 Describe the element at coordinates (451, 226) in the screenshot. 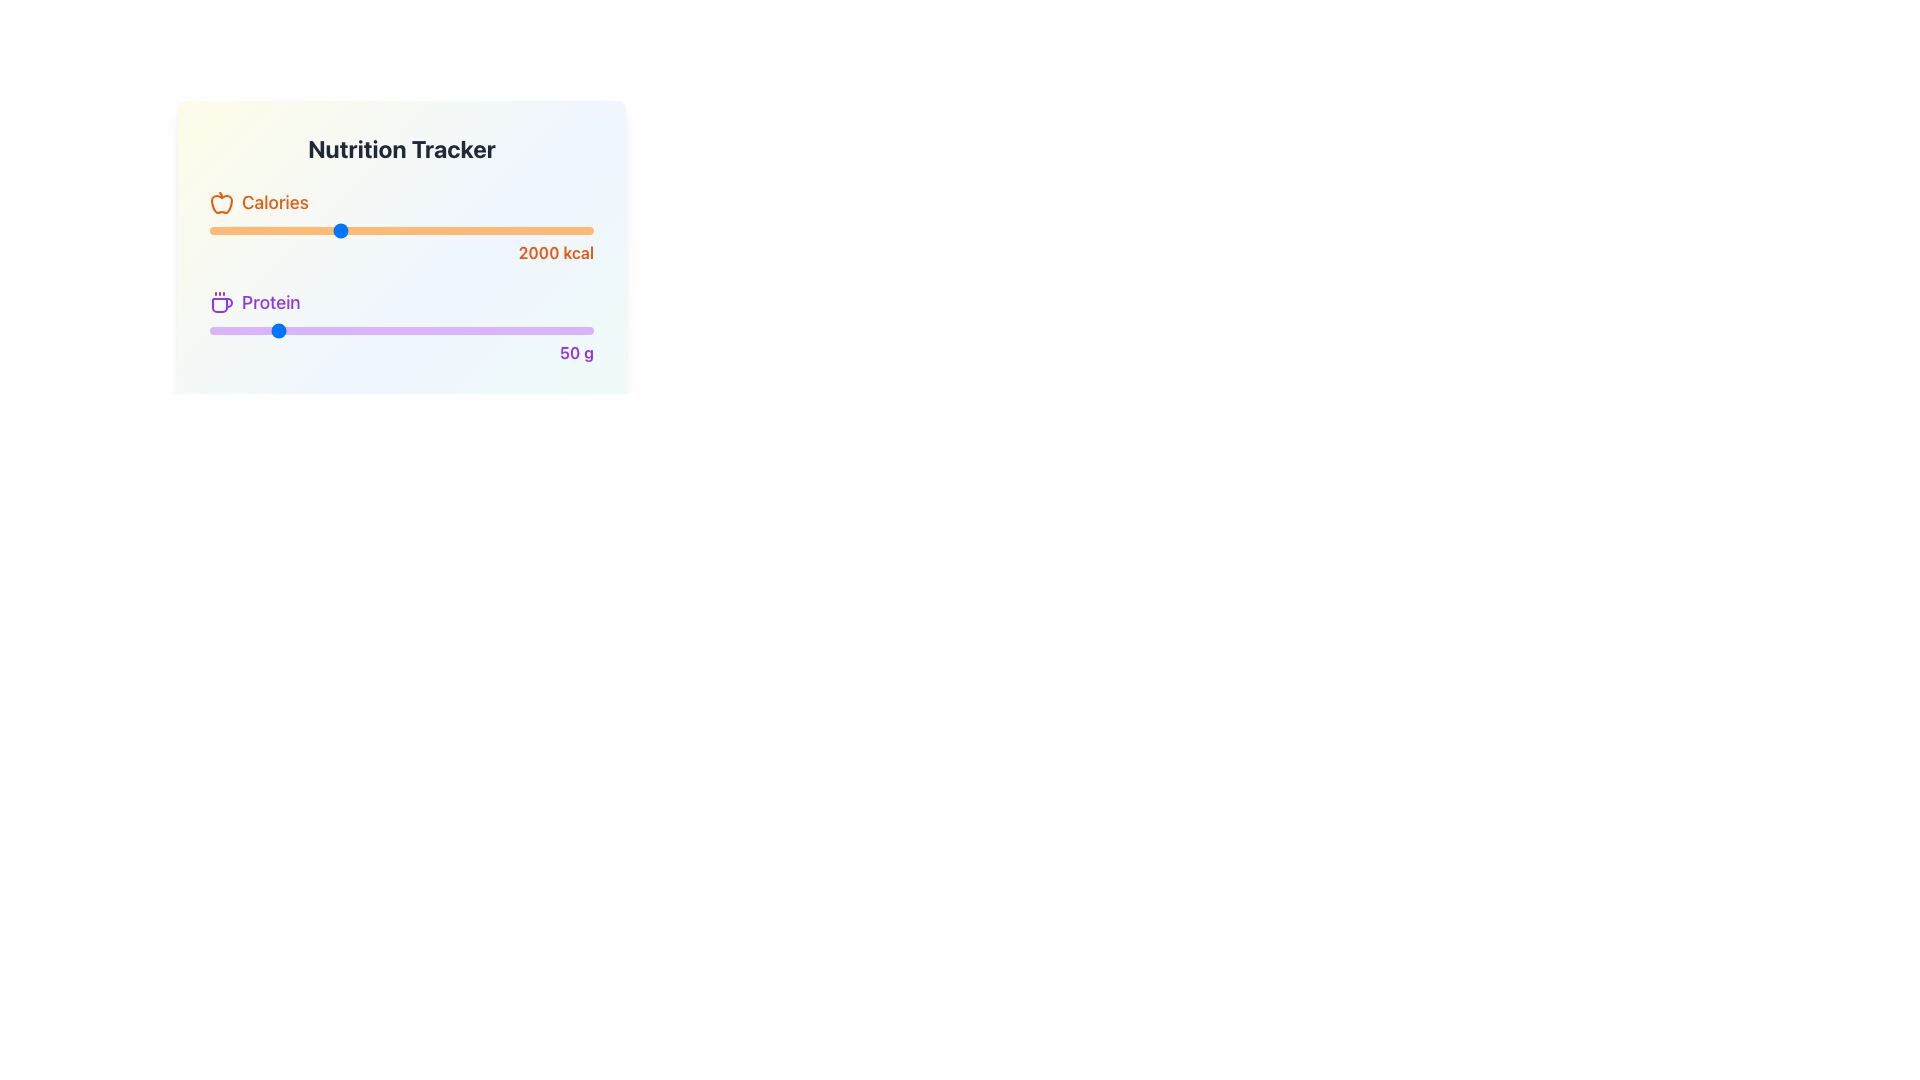

I see `calorie intake` at that location.